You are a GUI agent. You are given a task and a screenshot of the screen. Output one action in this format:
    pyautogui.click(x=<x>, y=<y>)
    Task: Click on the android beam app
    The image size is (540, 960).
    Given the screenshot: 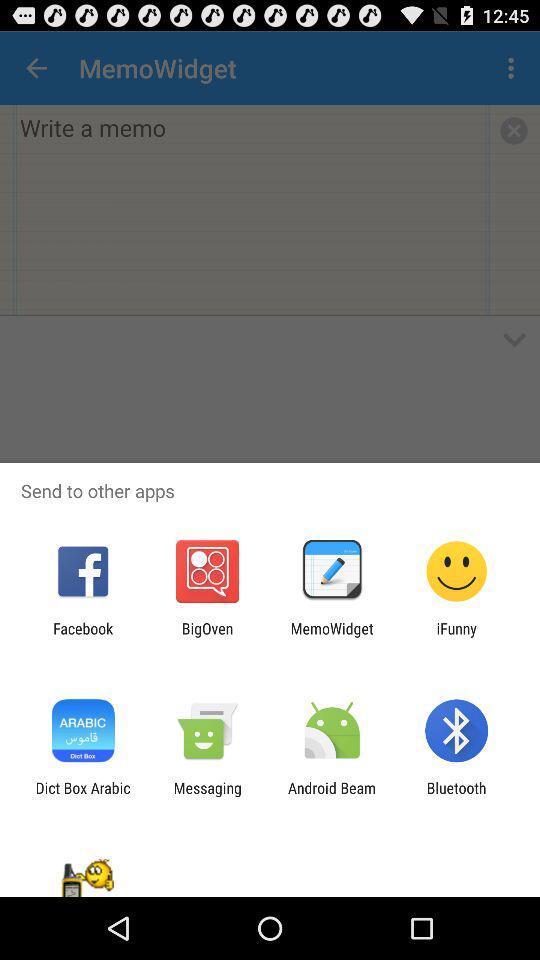 What is the action you would take?
    pyautogui.click(x=332, y=796)
    